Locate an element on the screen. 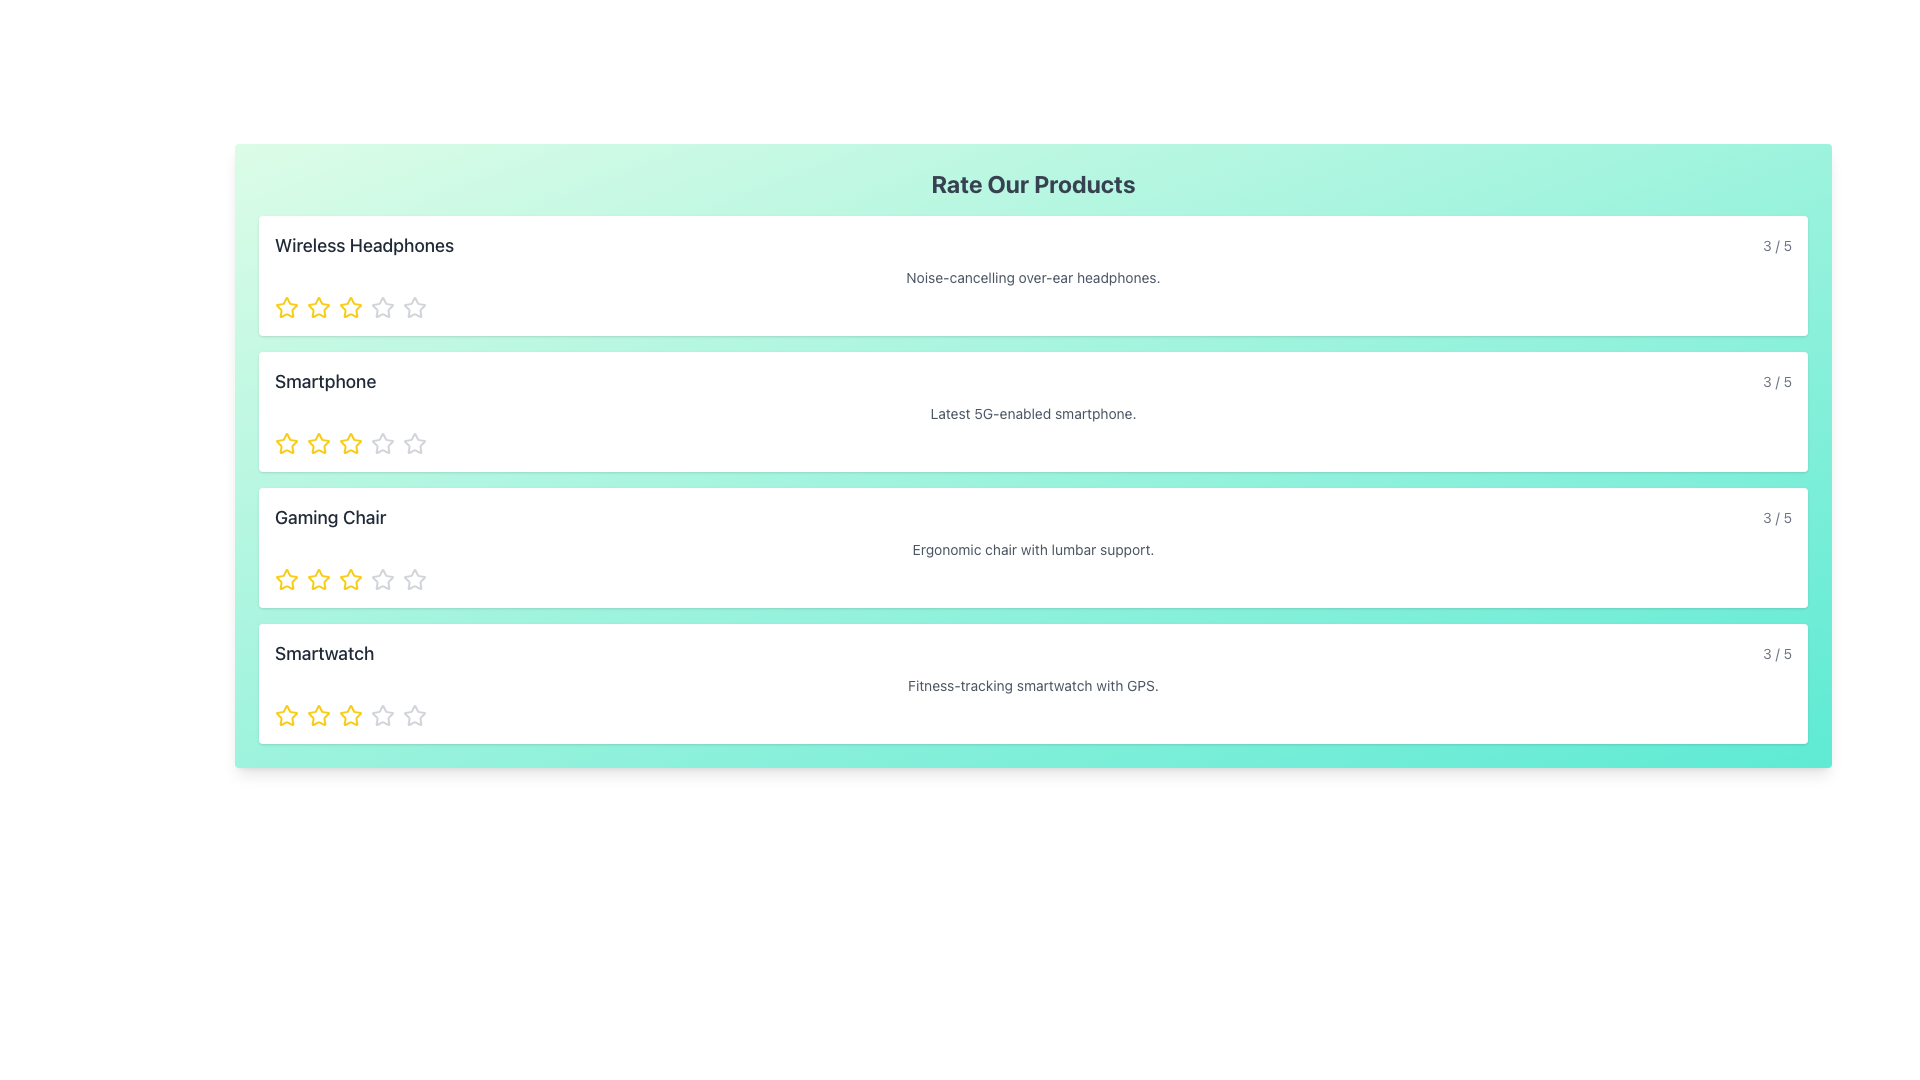 This screenshot has height=1080, width=1920. the third yellow Rating Star Icon in the row for 'Gaming Chair' is located at coordinates (350, 579).